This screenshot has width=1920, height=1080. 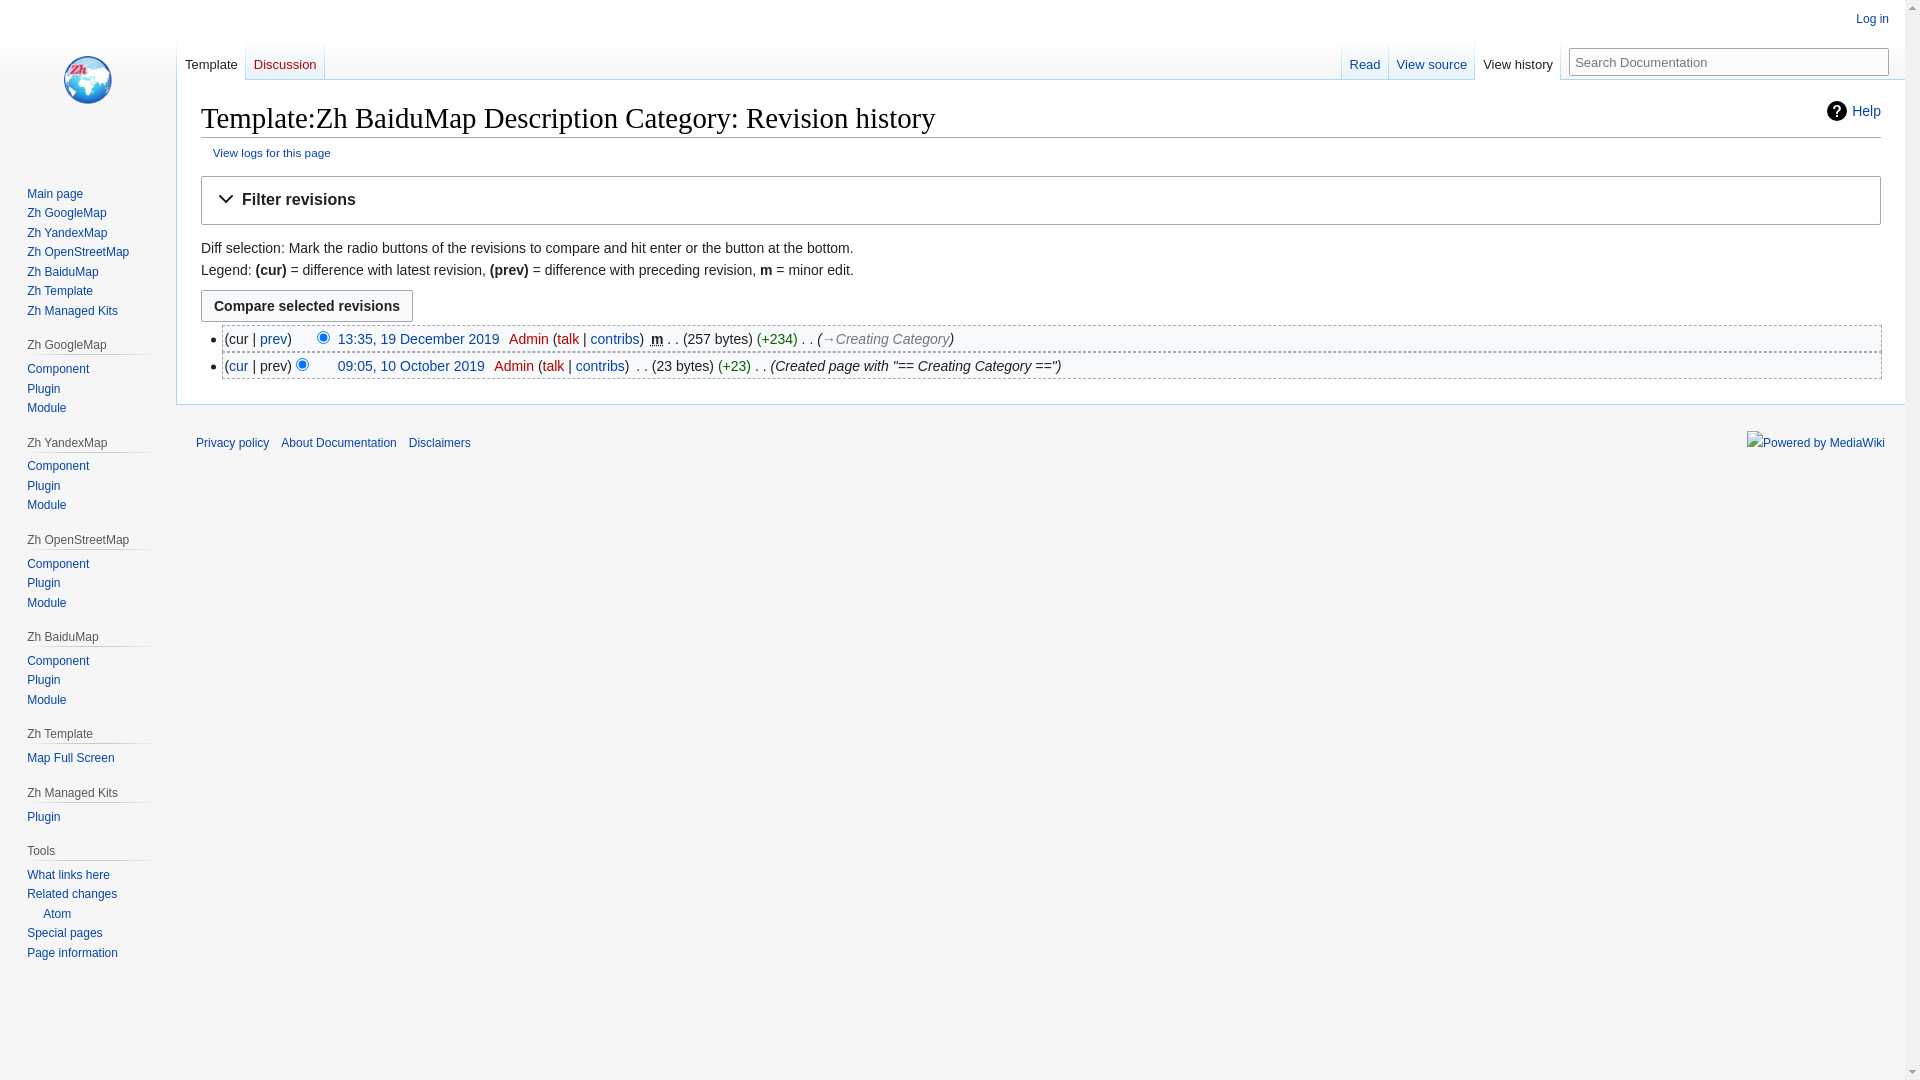 What do you see at coordinates (1852, 111) in the screenshot?
I see `'Help'` at bounding box center [1852, 111].